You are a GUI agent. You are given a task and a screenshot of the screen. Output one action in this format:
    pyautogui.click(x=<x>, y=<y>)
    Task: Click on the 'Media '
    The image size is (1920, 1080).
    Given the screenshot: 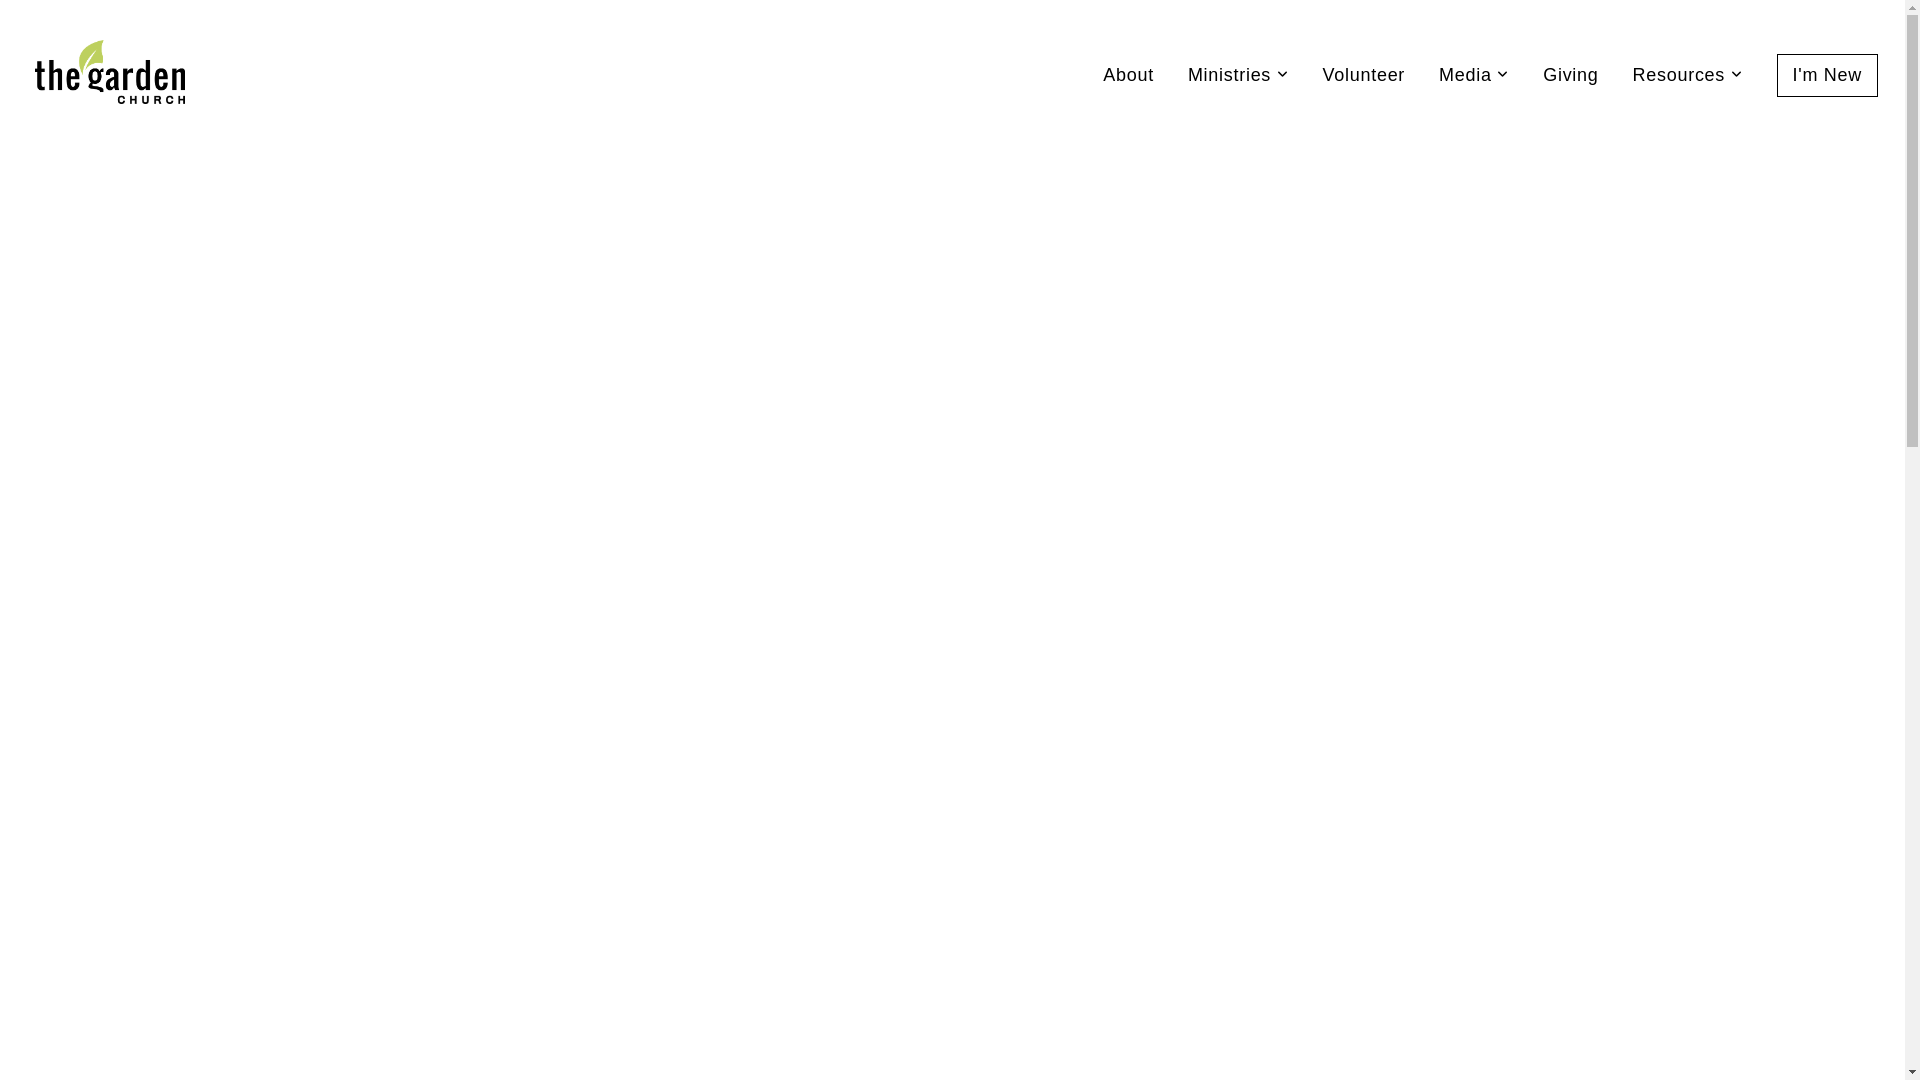 What is the action you would take?
    pyautogui.click(x=1473, y=73)
    